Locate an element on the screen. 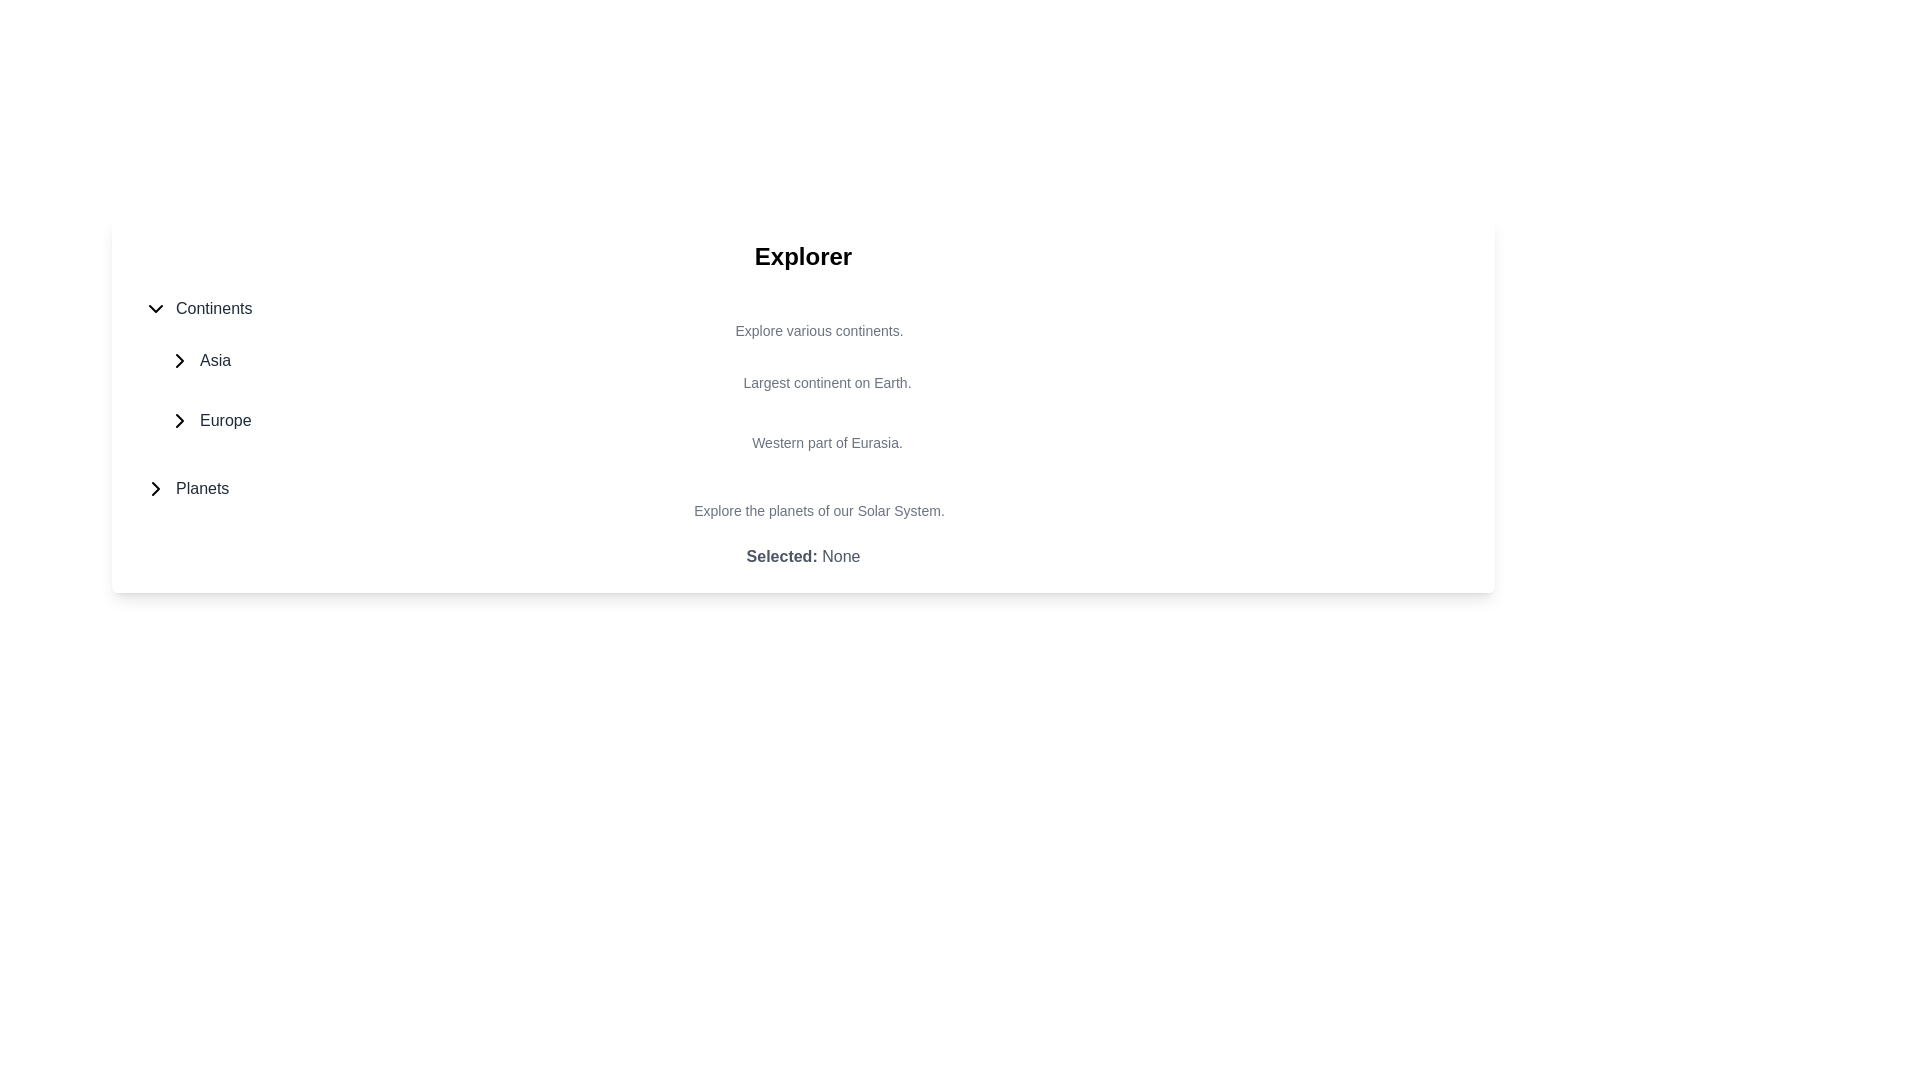 The height and width of the screenshot is (1080, 1920). the static text label displaying 'Explore the planets of our Solar System.' which is positioned below the heading 'Planets' is located at coordinates (803, 509).